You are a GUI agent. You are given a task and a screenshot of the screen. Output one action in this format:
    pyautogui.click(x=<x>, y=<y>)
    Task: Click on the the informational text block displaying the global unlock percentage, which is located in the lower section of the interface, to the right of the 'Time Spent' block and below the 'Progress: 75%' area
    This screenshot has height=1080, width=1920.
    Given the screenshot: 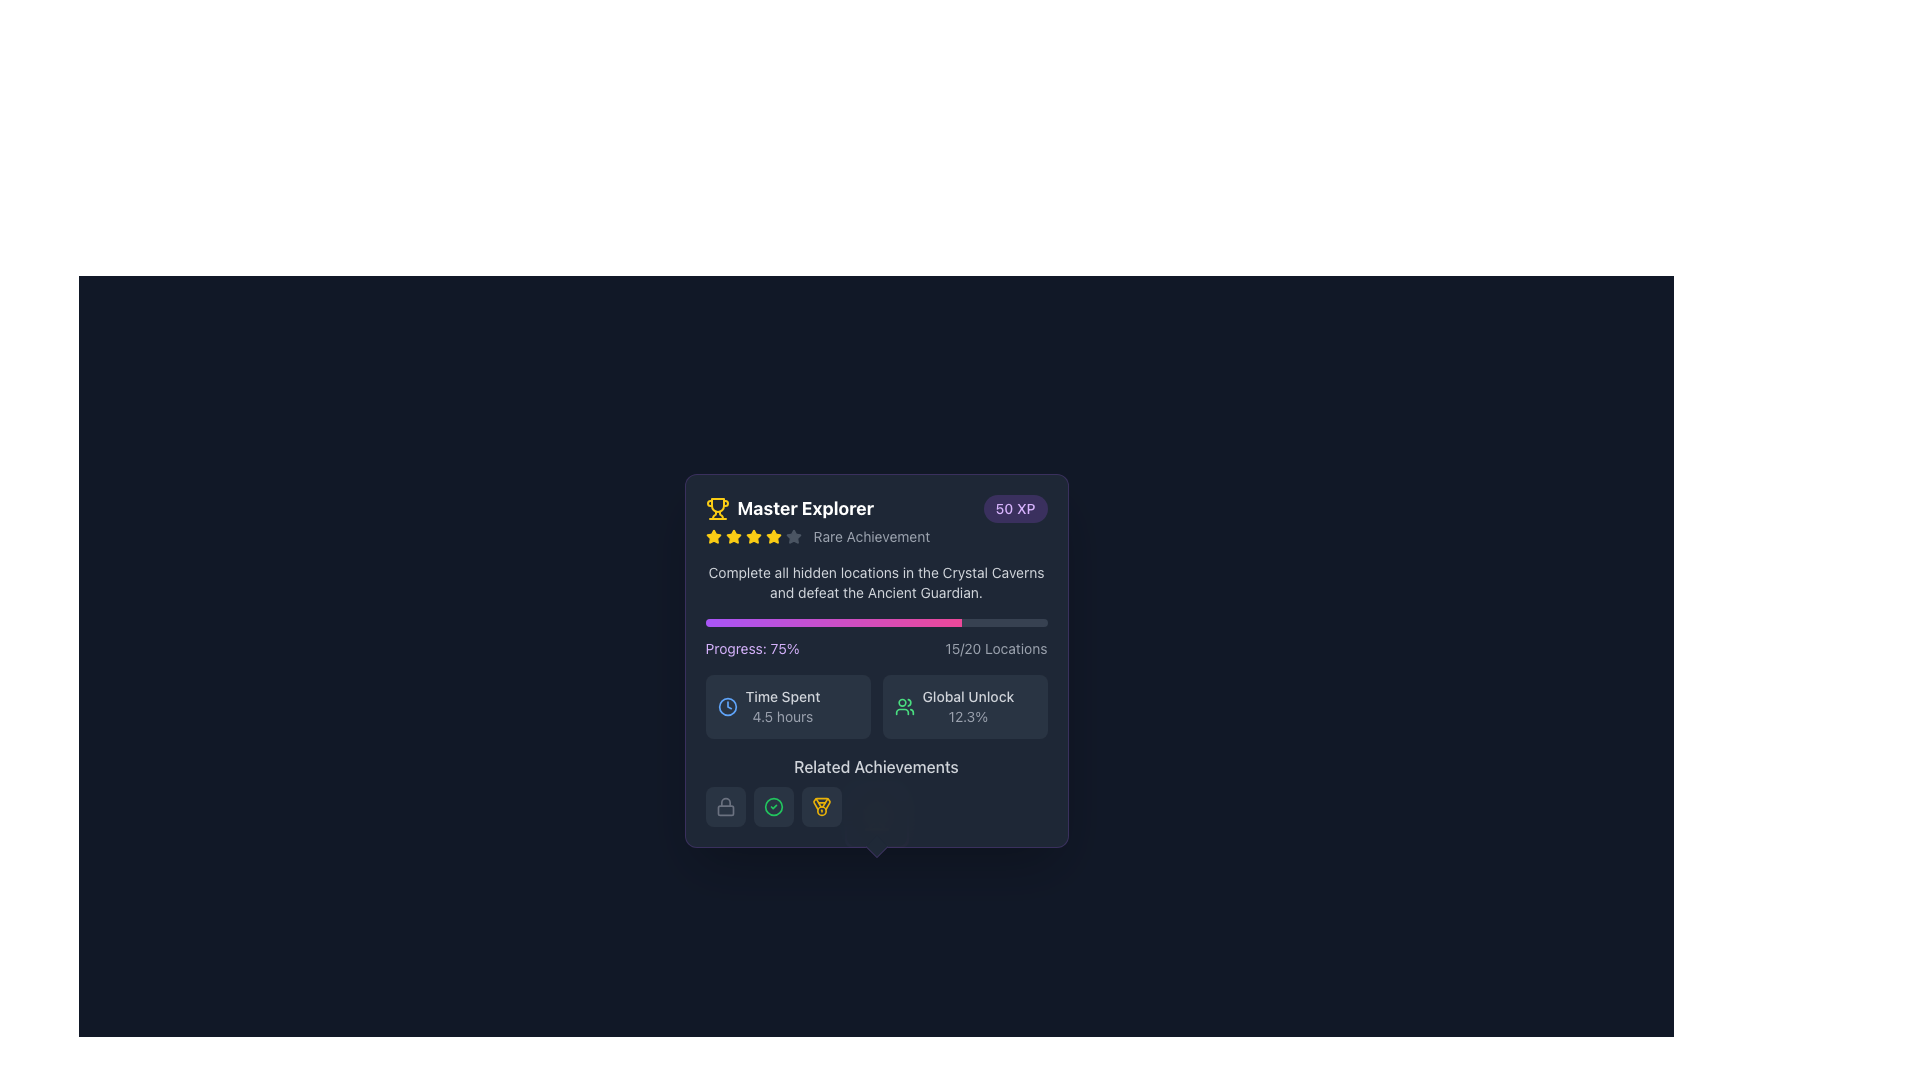 What is the action you would take?
    pyautogui.click(x=968, y=705)
    